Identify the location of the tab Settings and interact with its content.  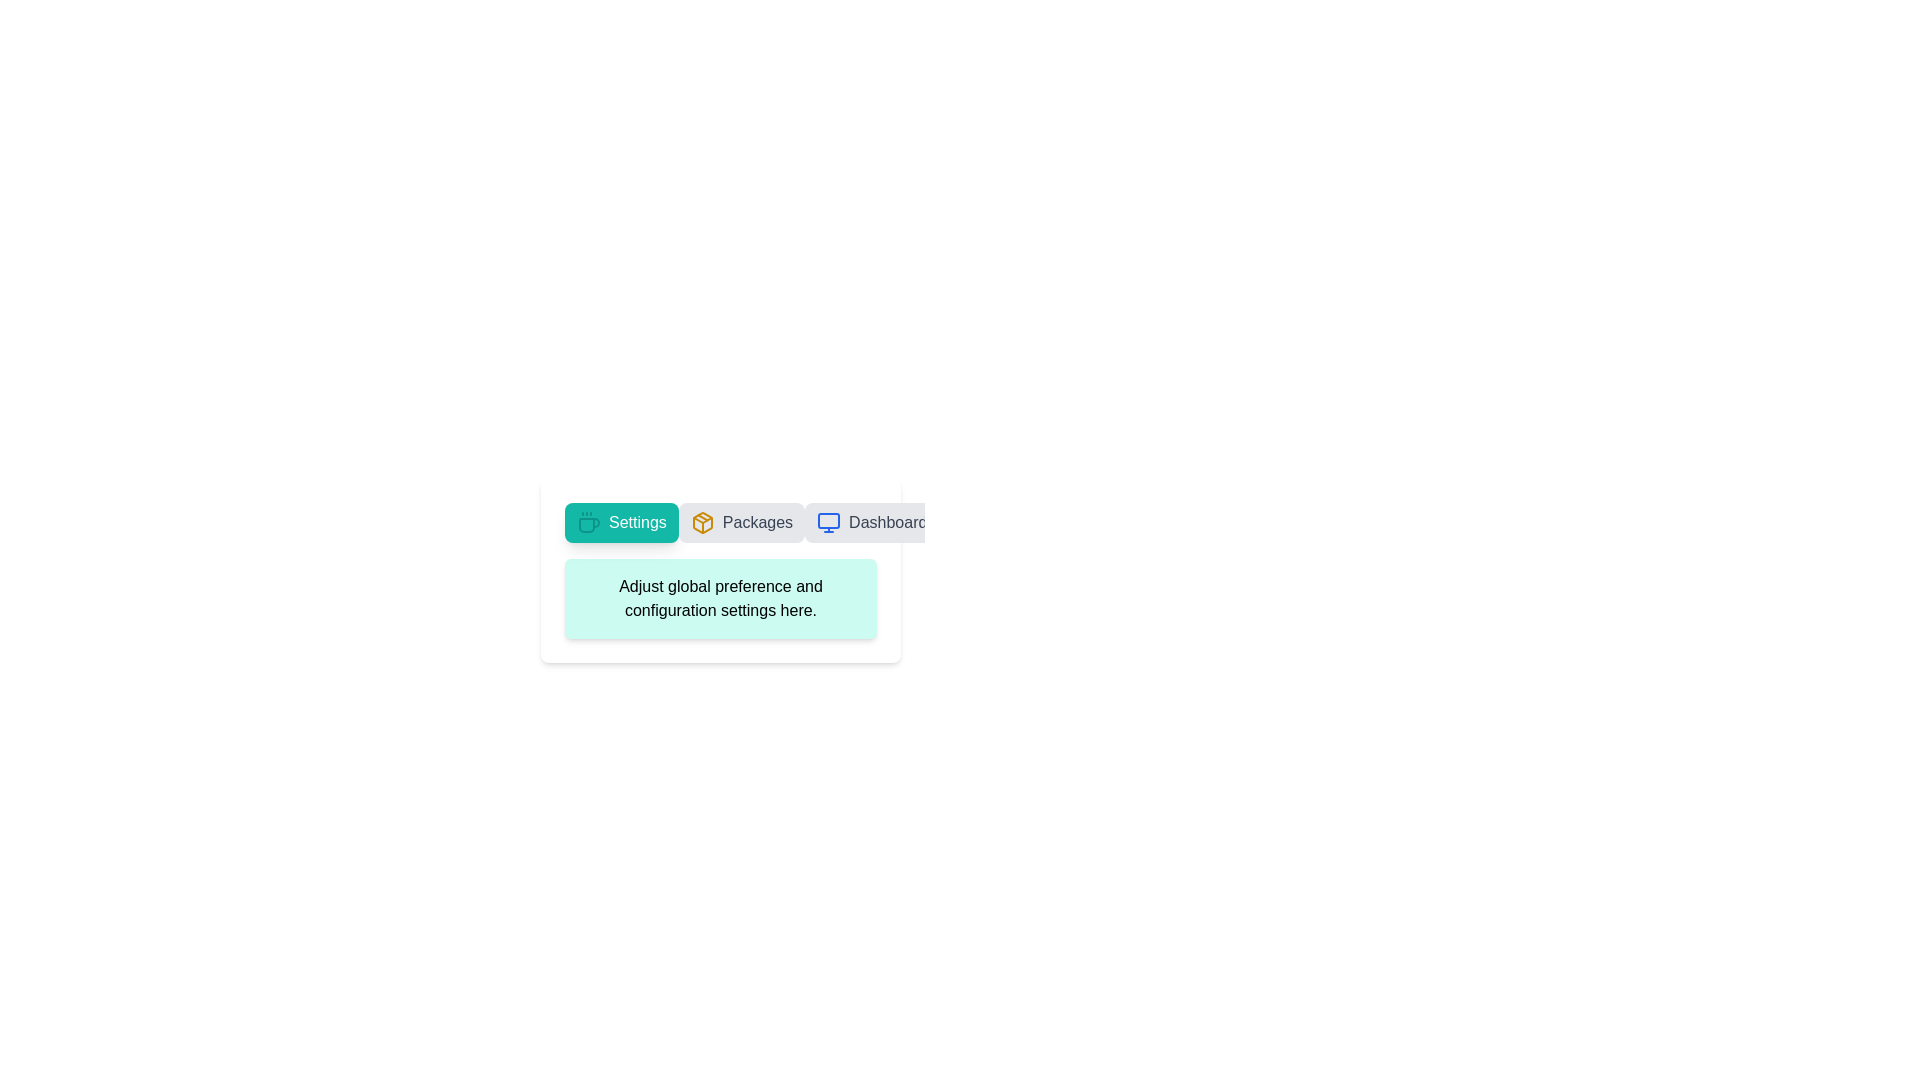
(619, 522).